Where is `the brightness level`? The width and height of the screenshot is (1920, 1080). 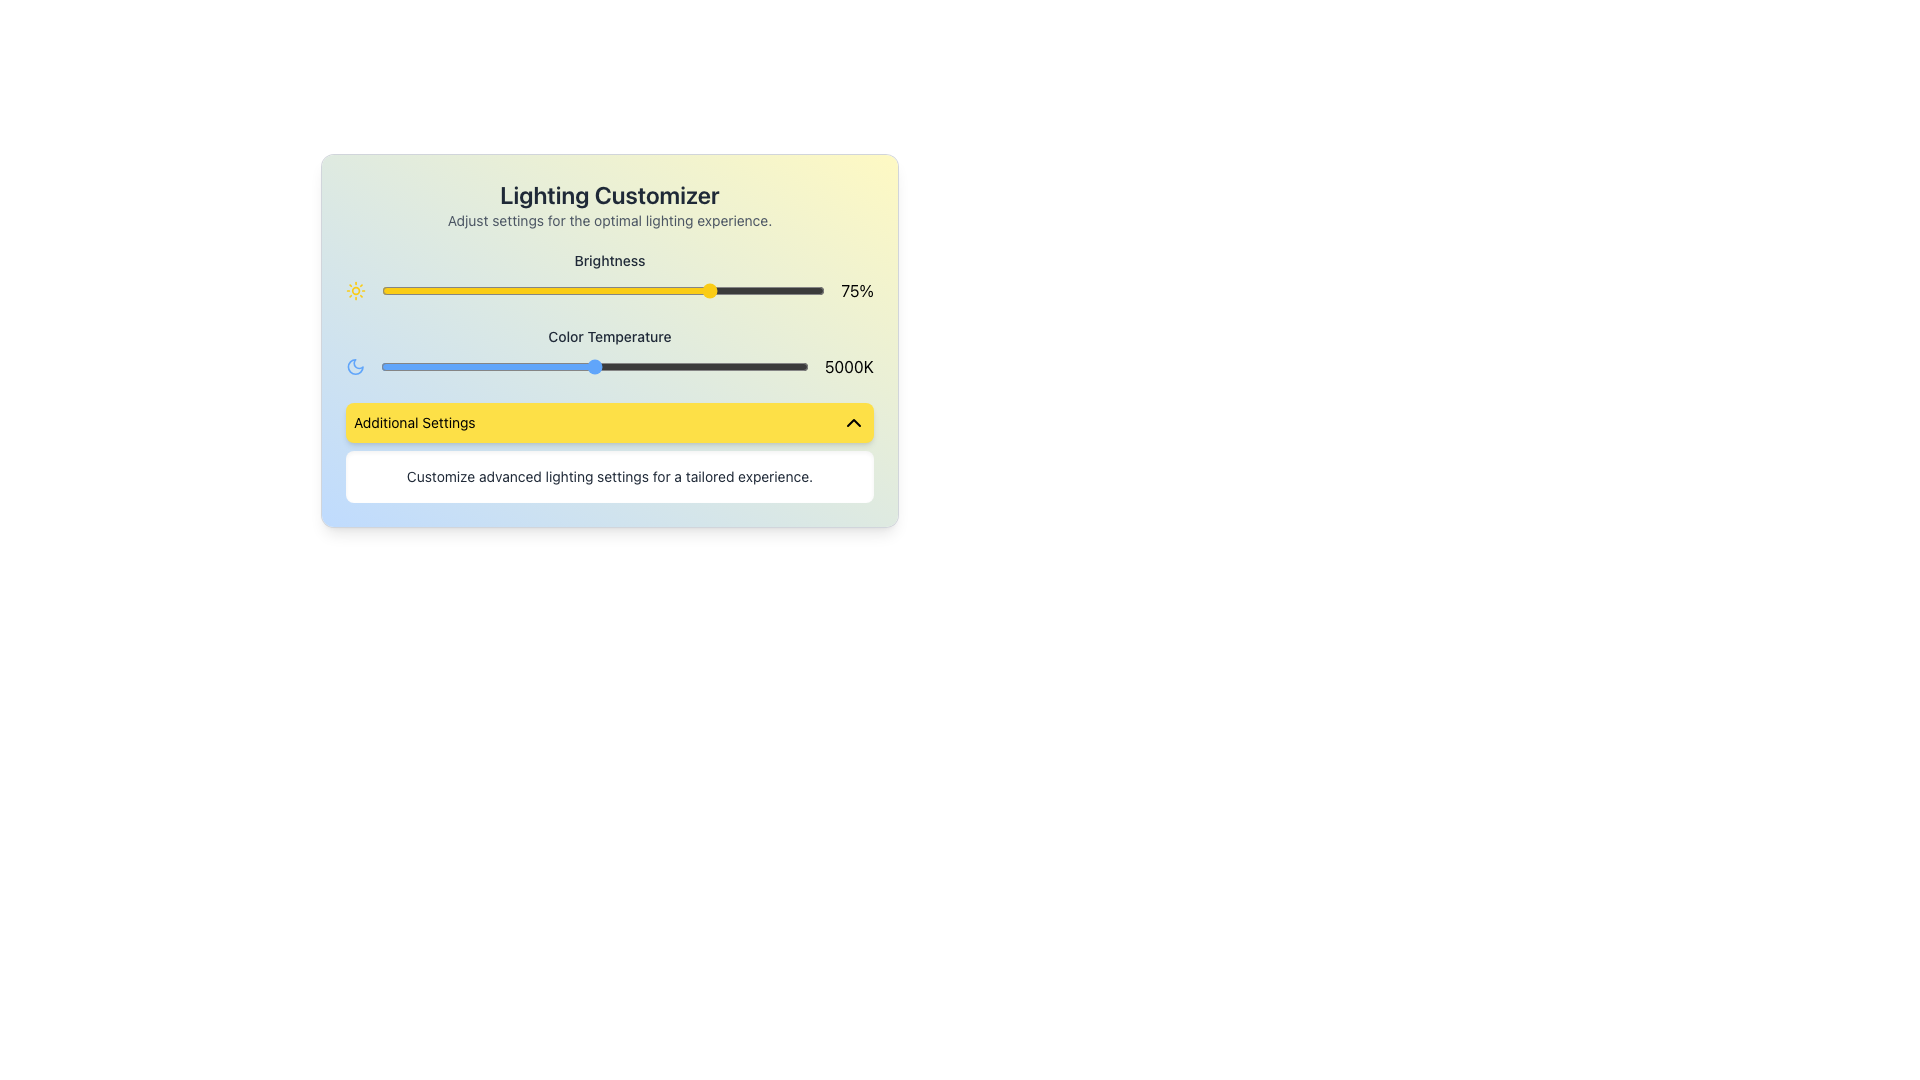 the brightness level is located at coordinates (550, 290).